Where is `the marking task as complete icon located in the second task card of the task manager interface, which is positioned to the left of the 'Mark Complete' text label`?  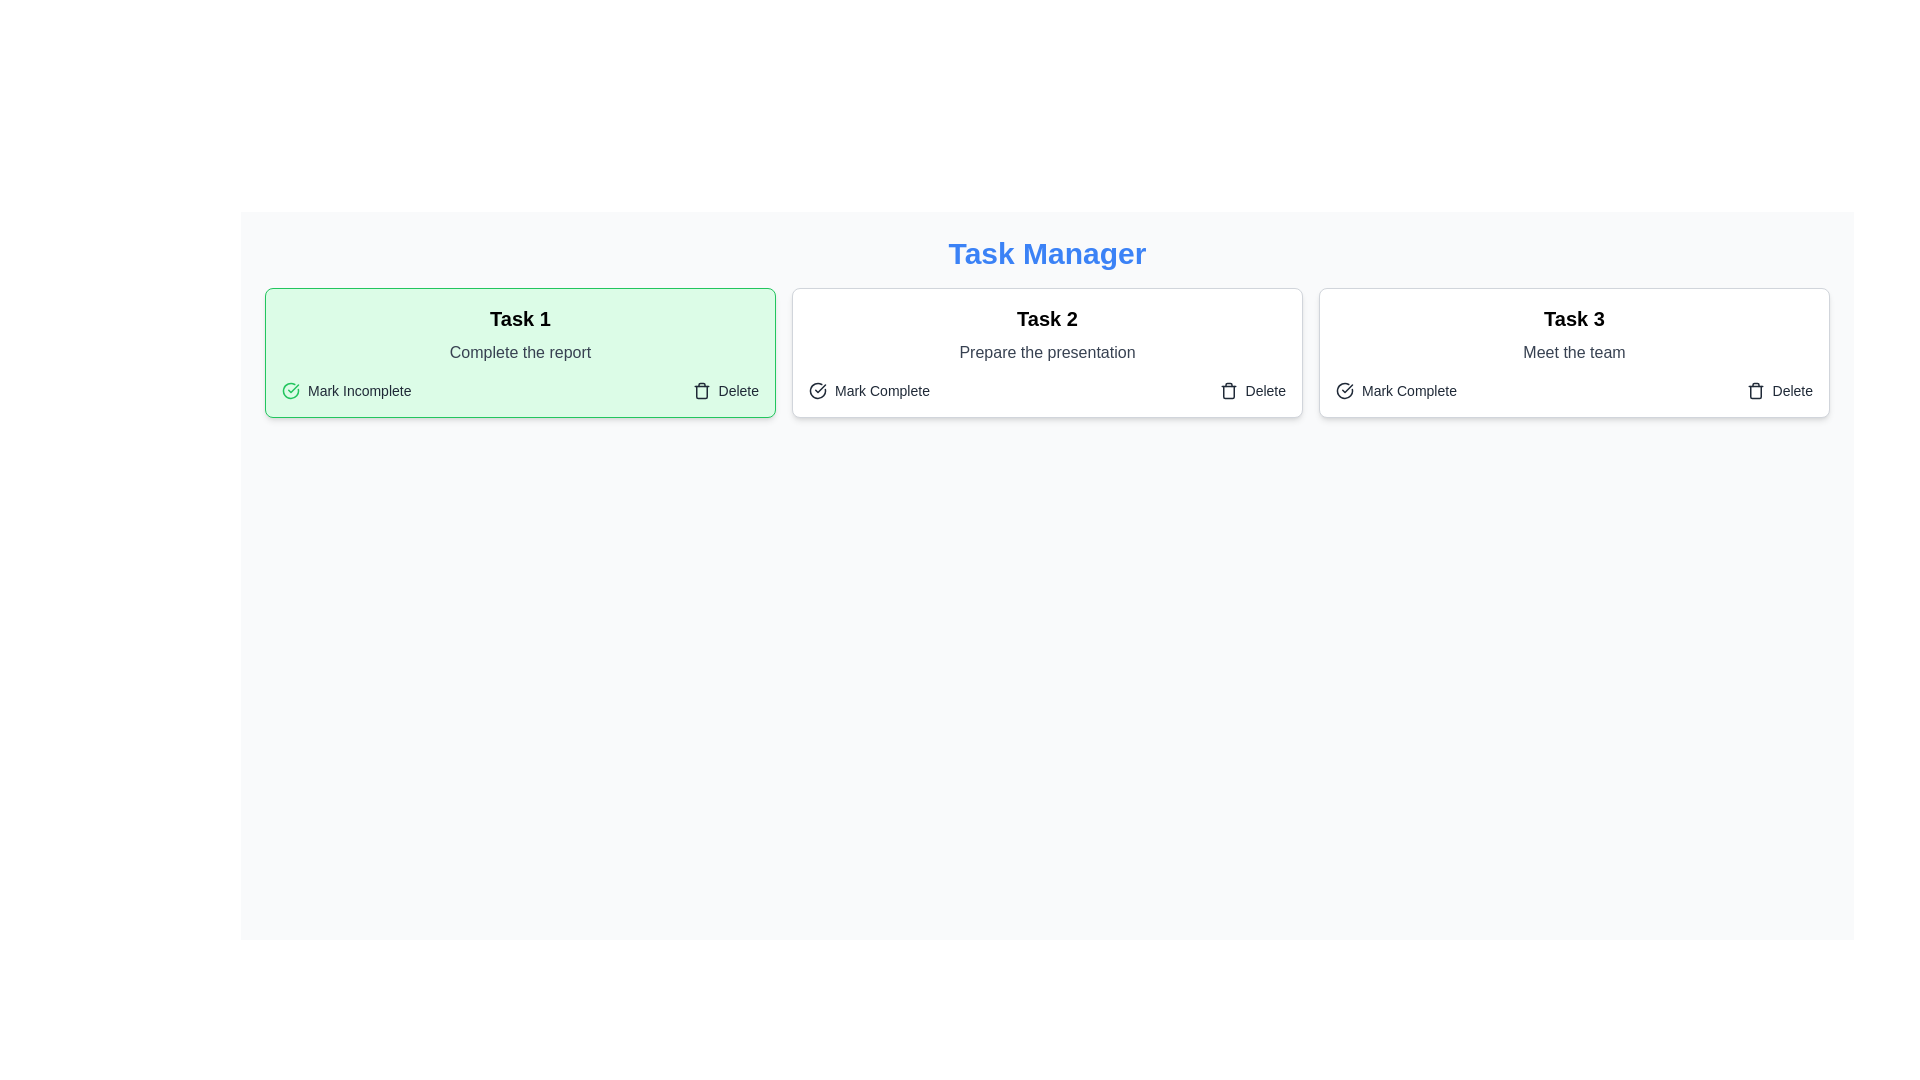
the marking task as complete icon located in the second task card of the task manager interface, which is positioned to the left of the 'Mark Complete' text label is located at coordinates (817, 390).